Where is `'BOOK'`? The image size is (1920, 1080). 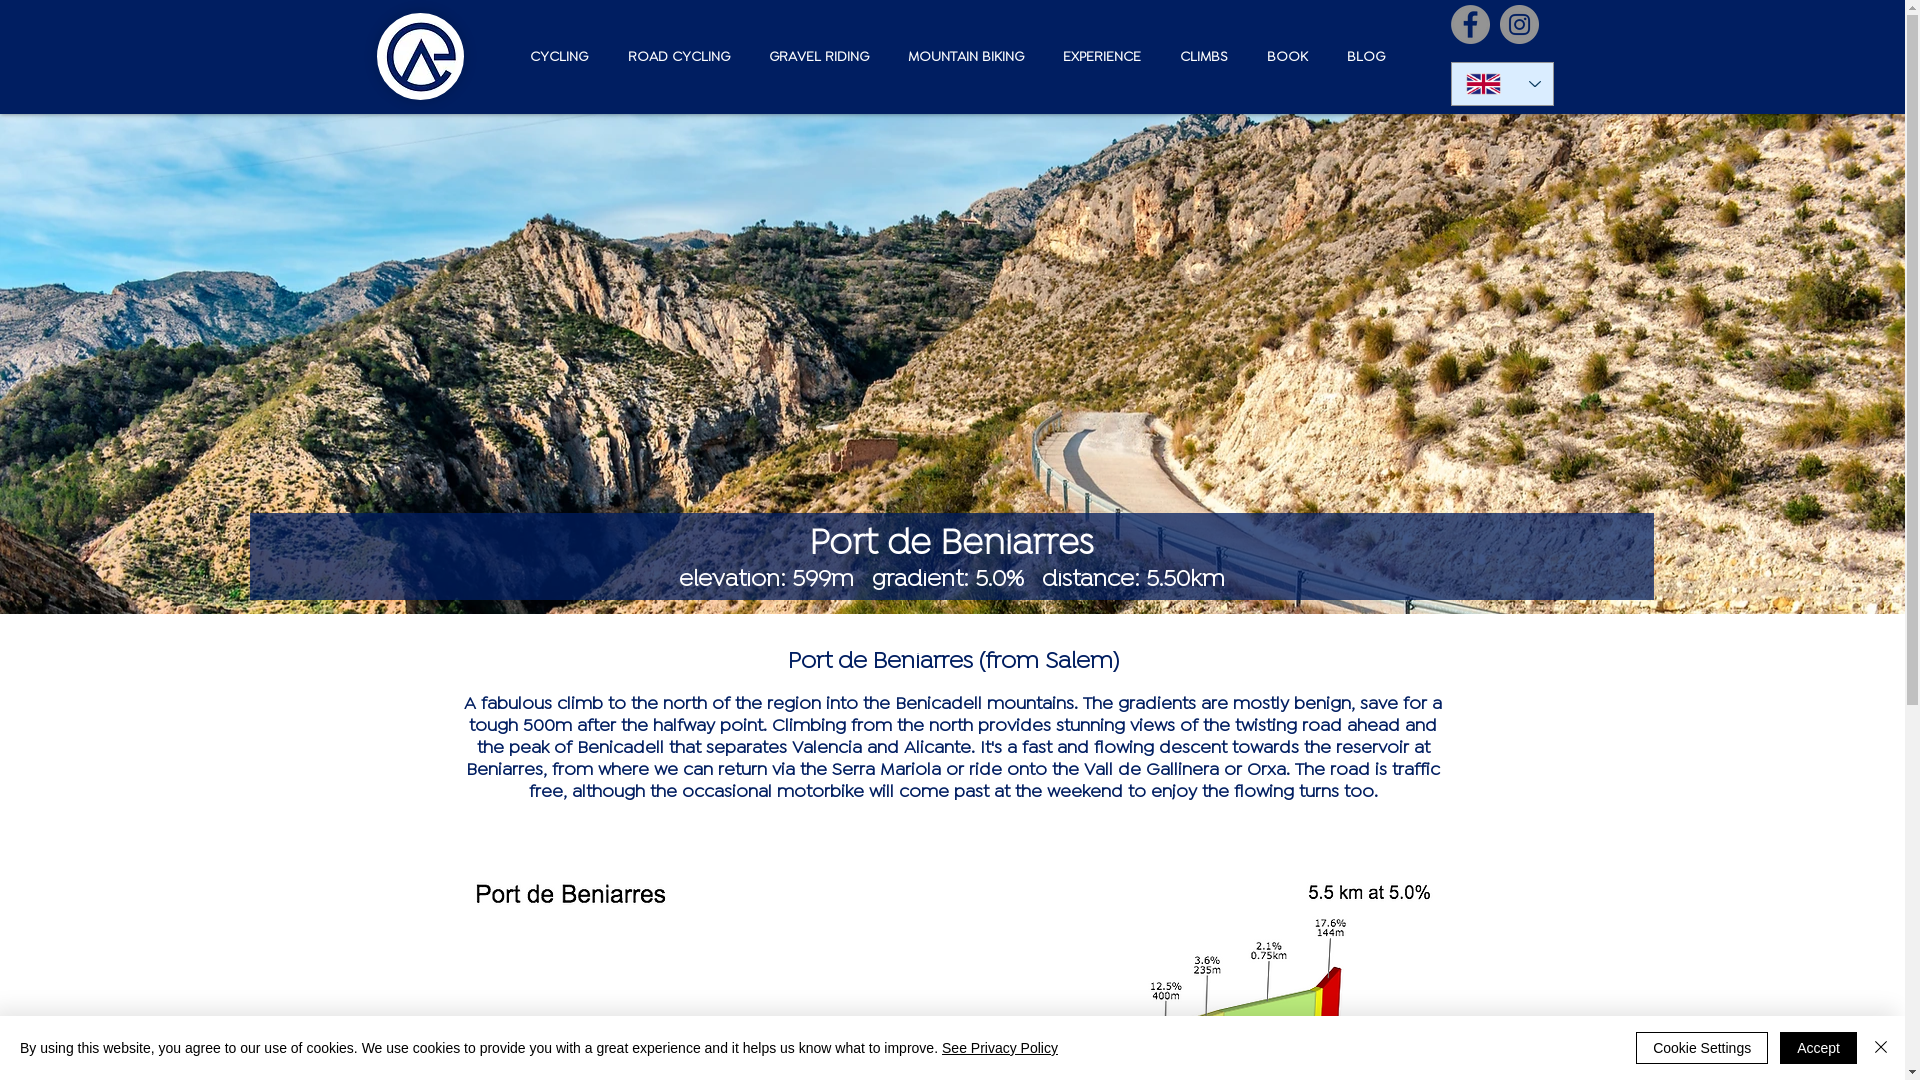
'BOOK' is located at coordinates (1241, 56).